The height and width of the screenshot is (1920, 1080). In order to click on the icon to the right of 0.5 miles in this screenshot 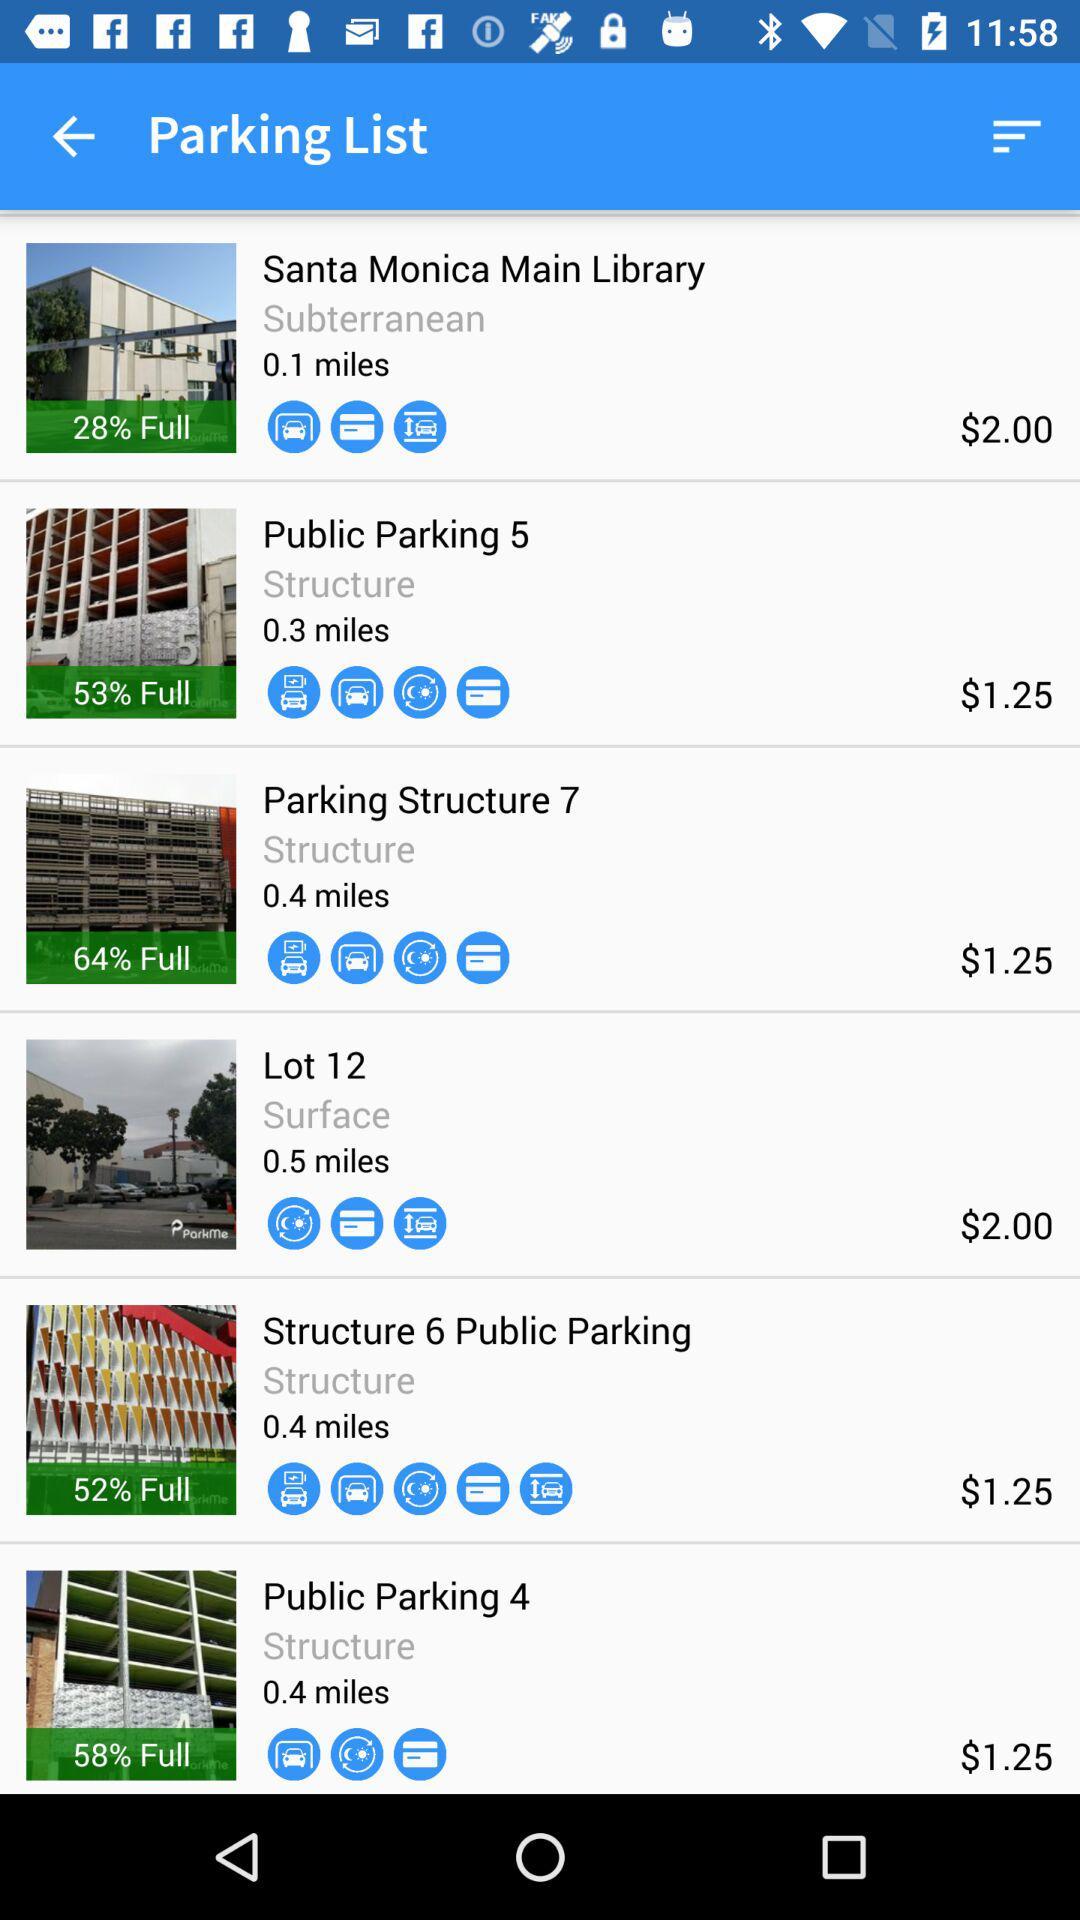, I will do `click(419, 1222)`.